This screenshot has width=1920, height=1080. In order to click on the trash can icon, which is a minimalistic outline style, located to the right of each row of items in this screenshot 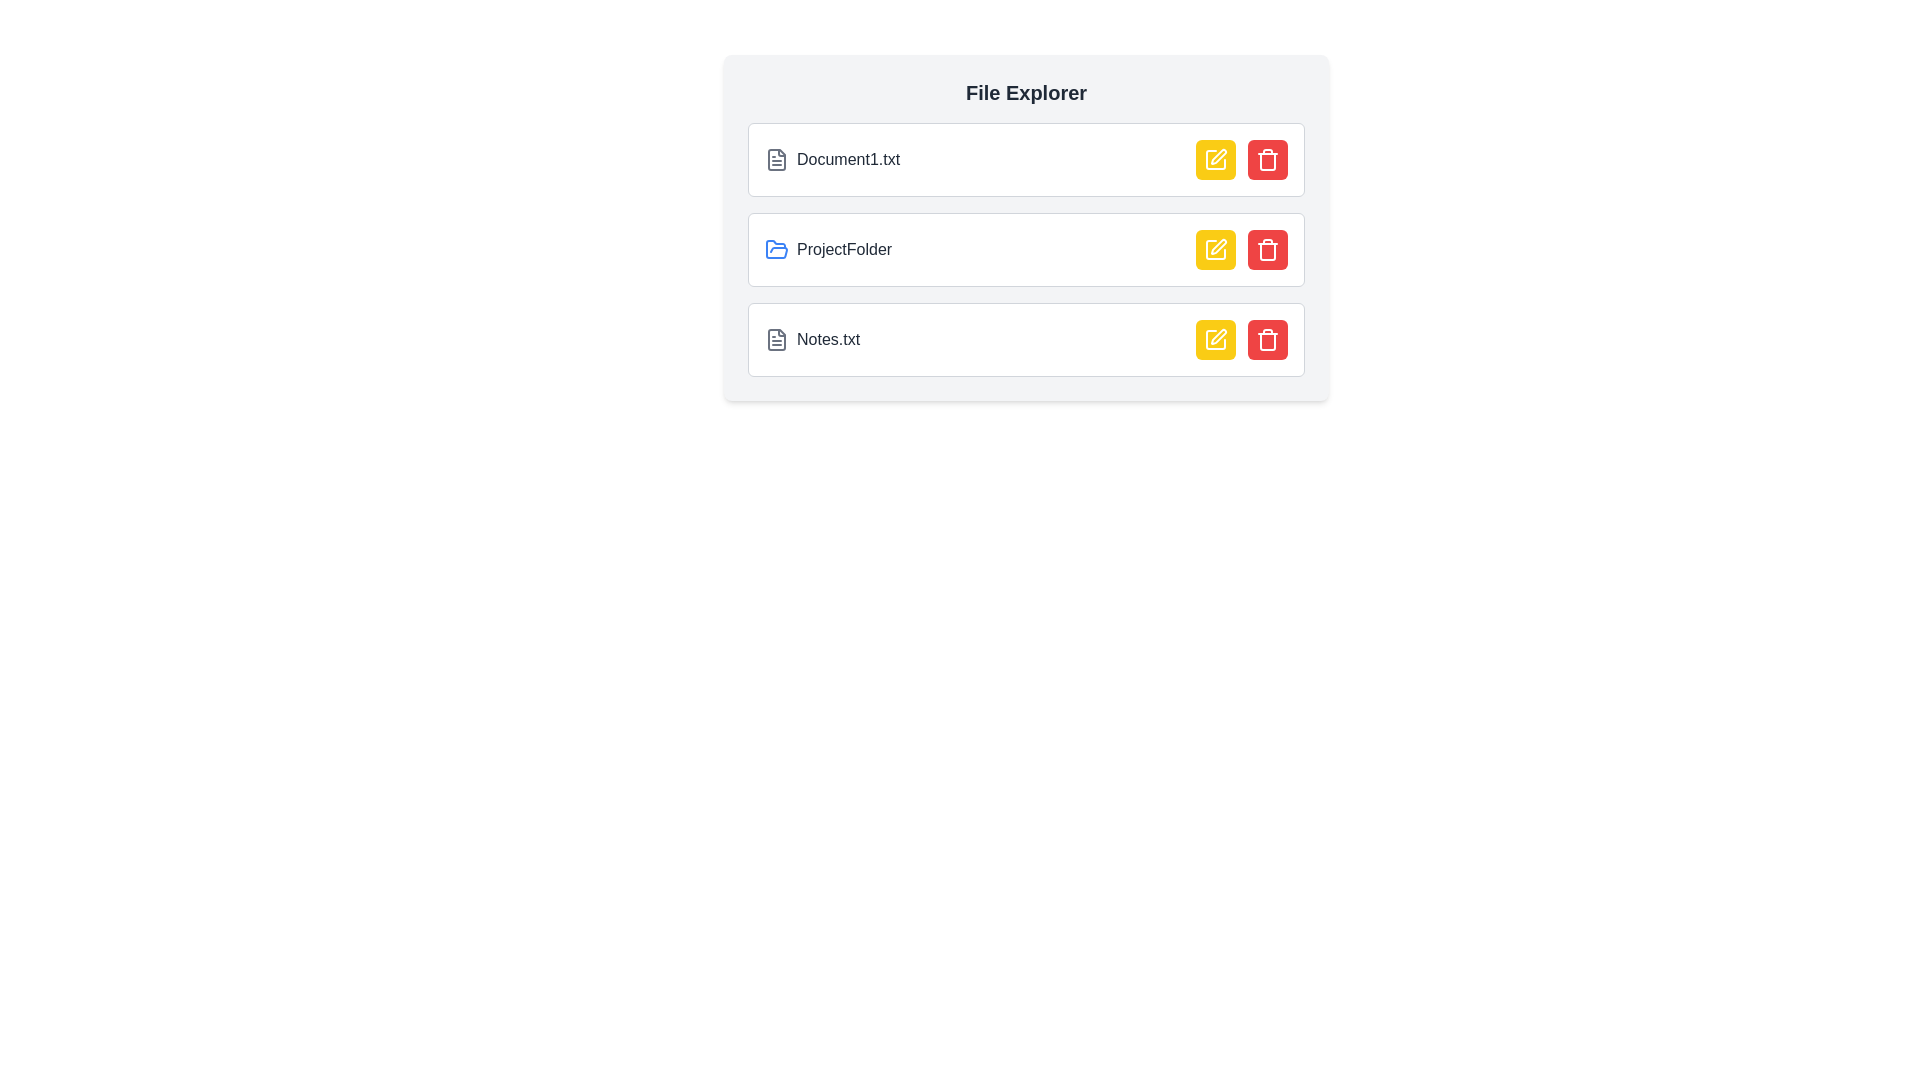, I will do `click(1266, 161)`.